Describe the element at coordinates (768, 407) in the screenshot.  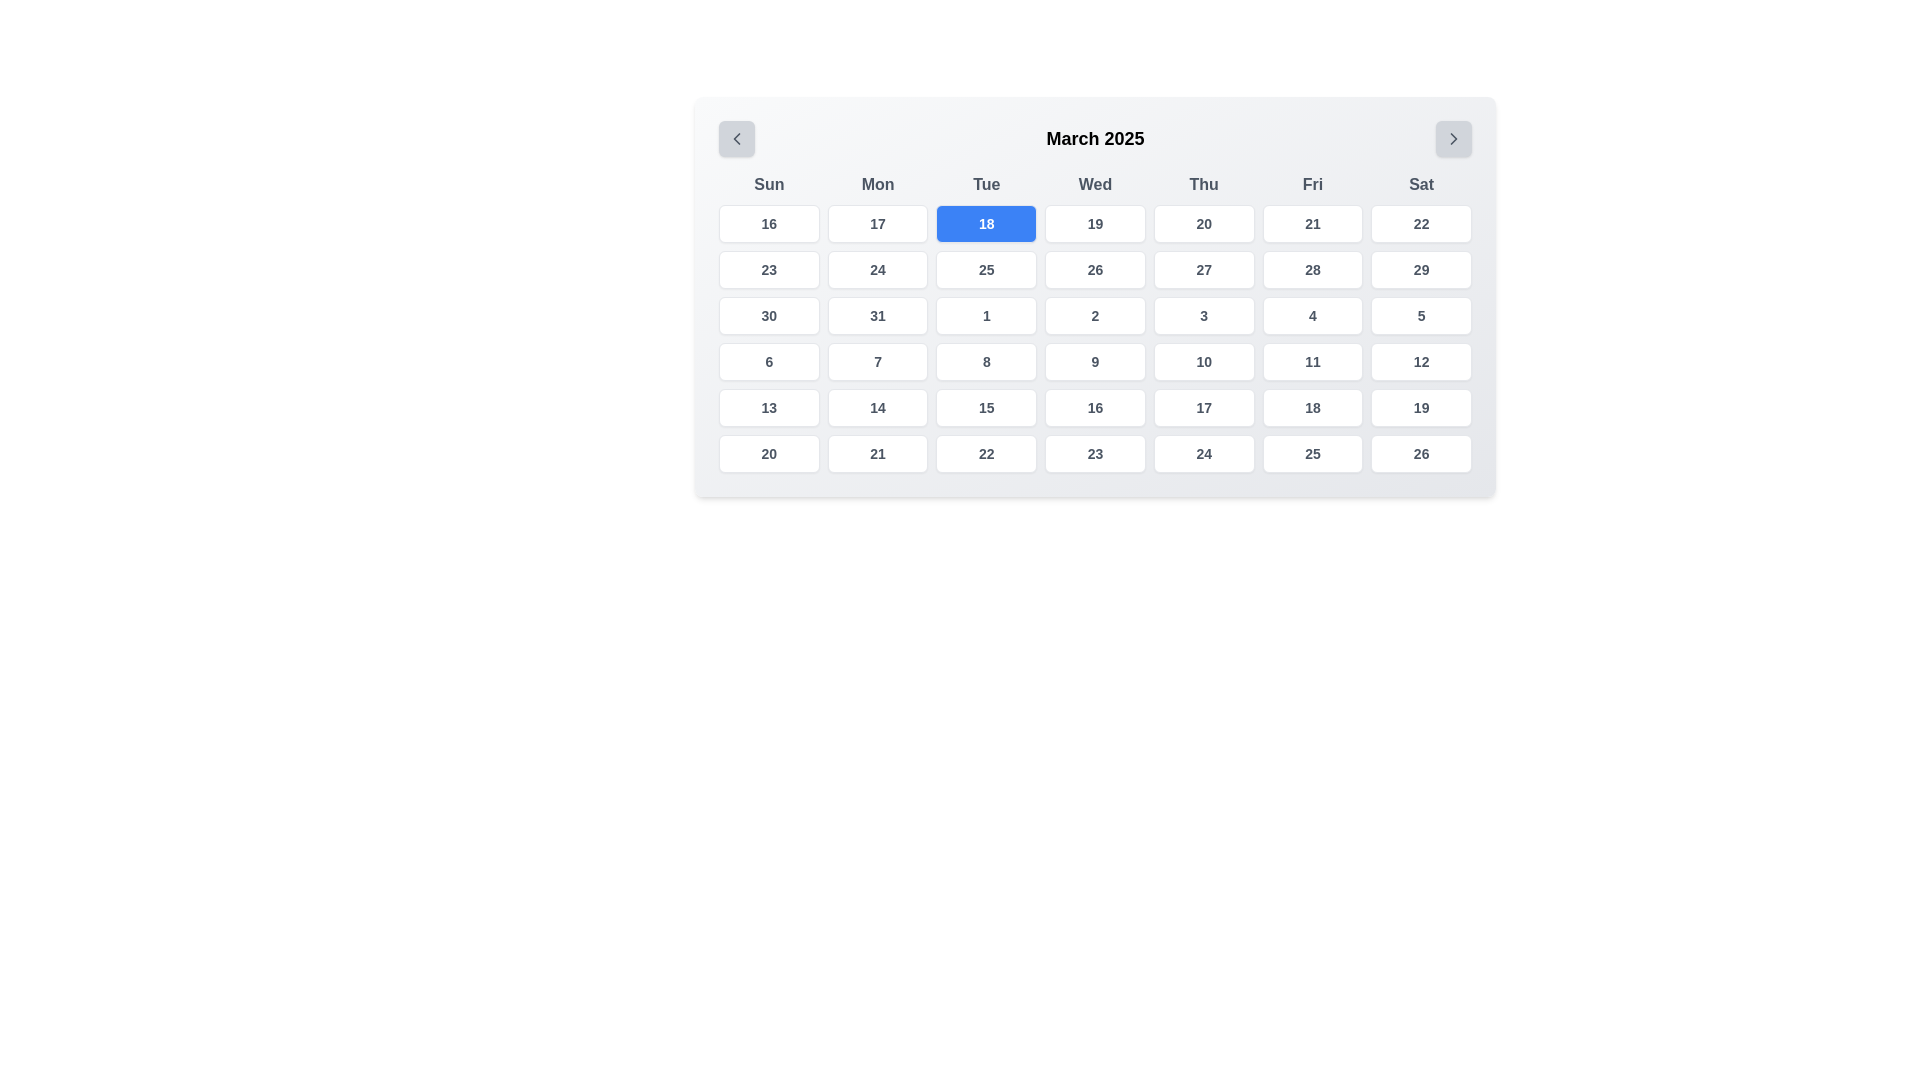
I see `the clickable calendar cell representing the date 13 in the grid-based calendar interface, located in the sixth row and first column (Sunday), for drag-and-drop functionality` at that location.